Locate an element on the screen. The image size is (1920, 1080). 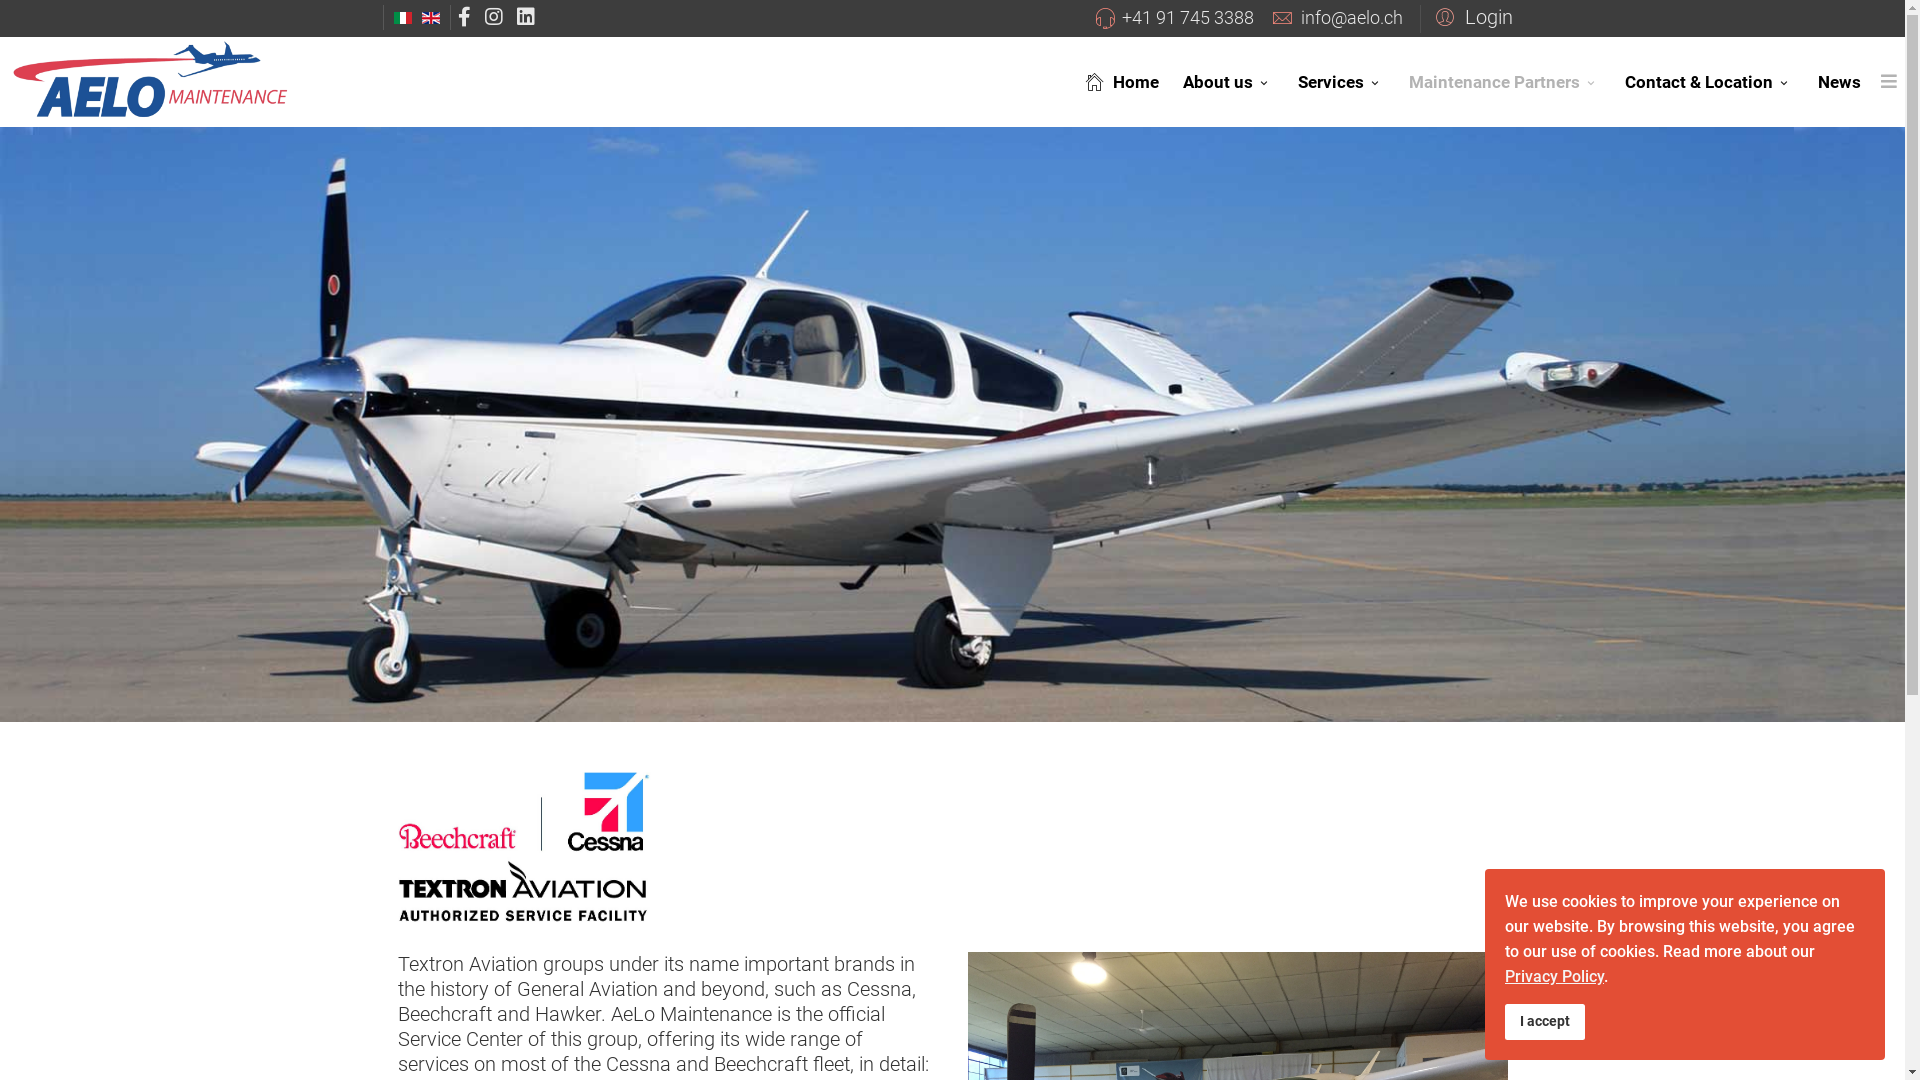
'Maintenance Partners' is located at coordinates (1395, 80).